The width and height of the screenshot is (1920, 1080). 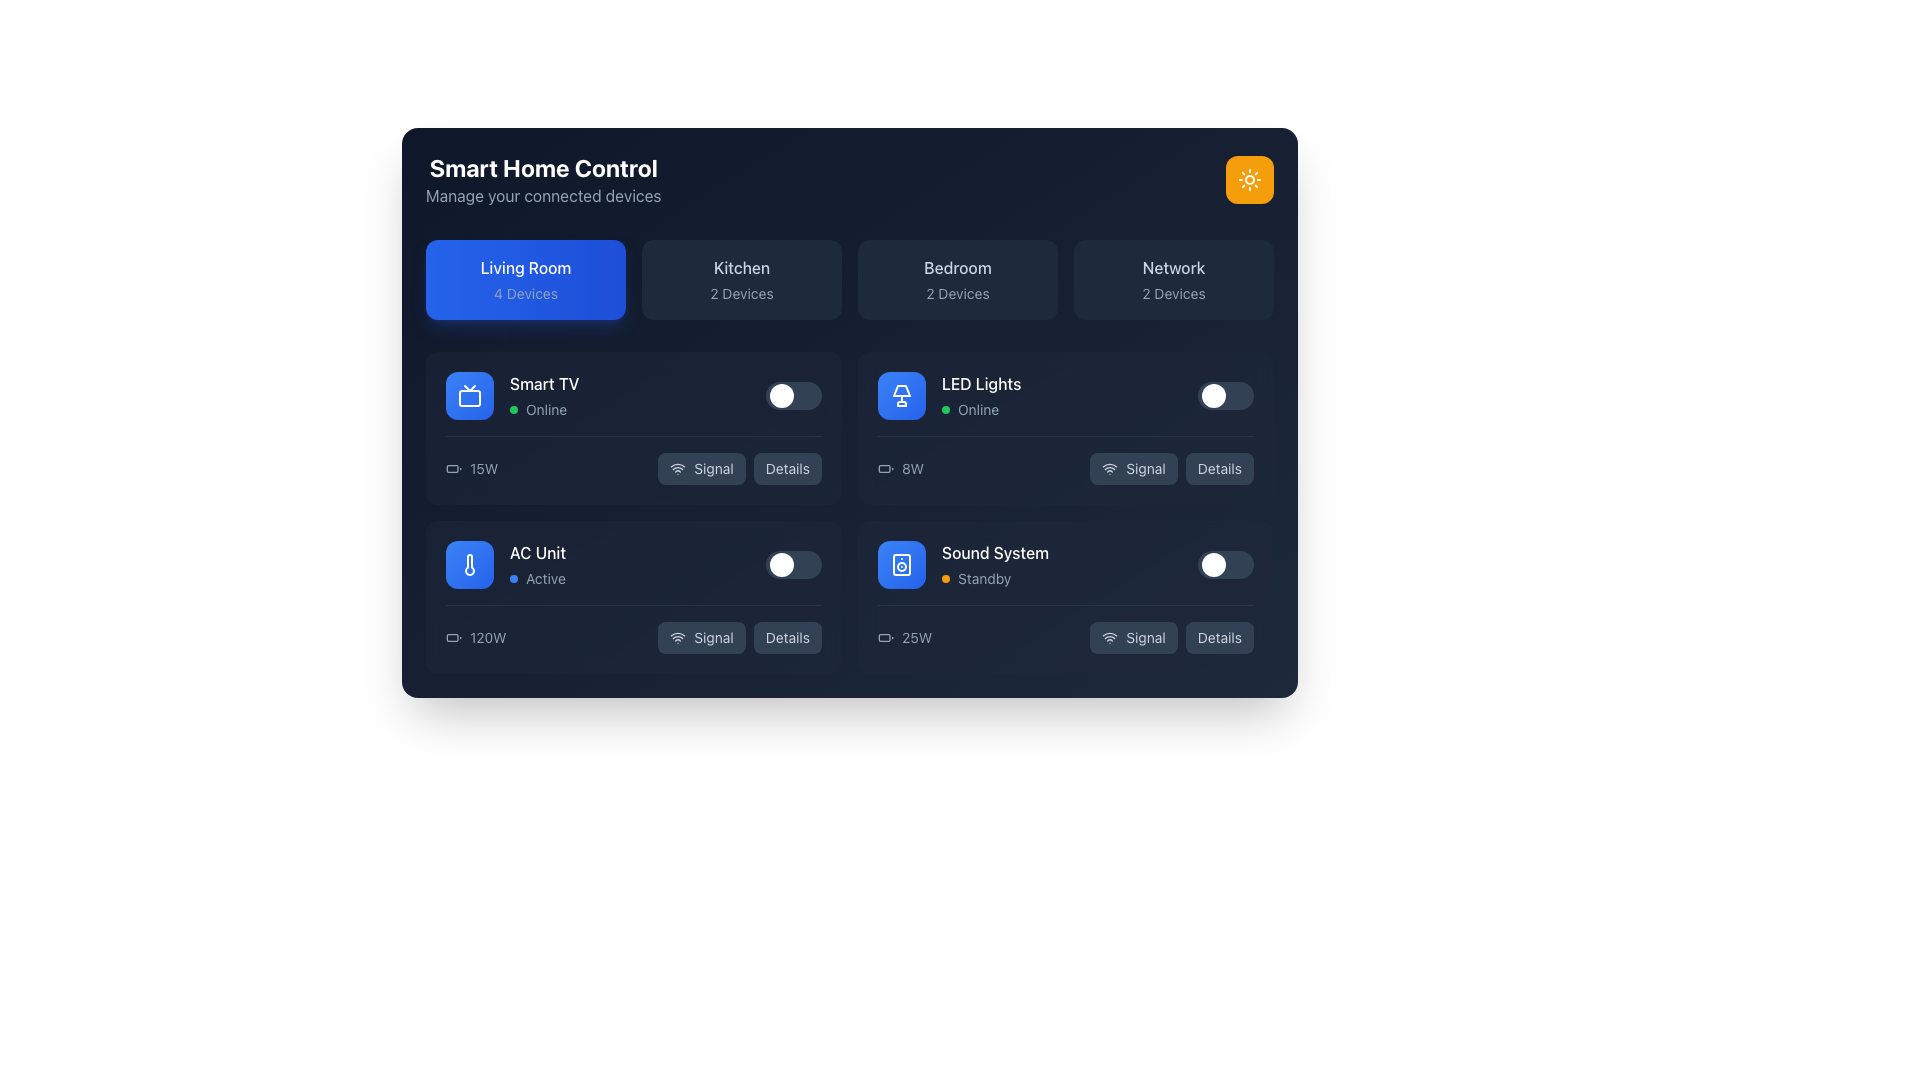 I want to click on the toggle switch for the 'Sound System' device, so click(x=1224, y=564).